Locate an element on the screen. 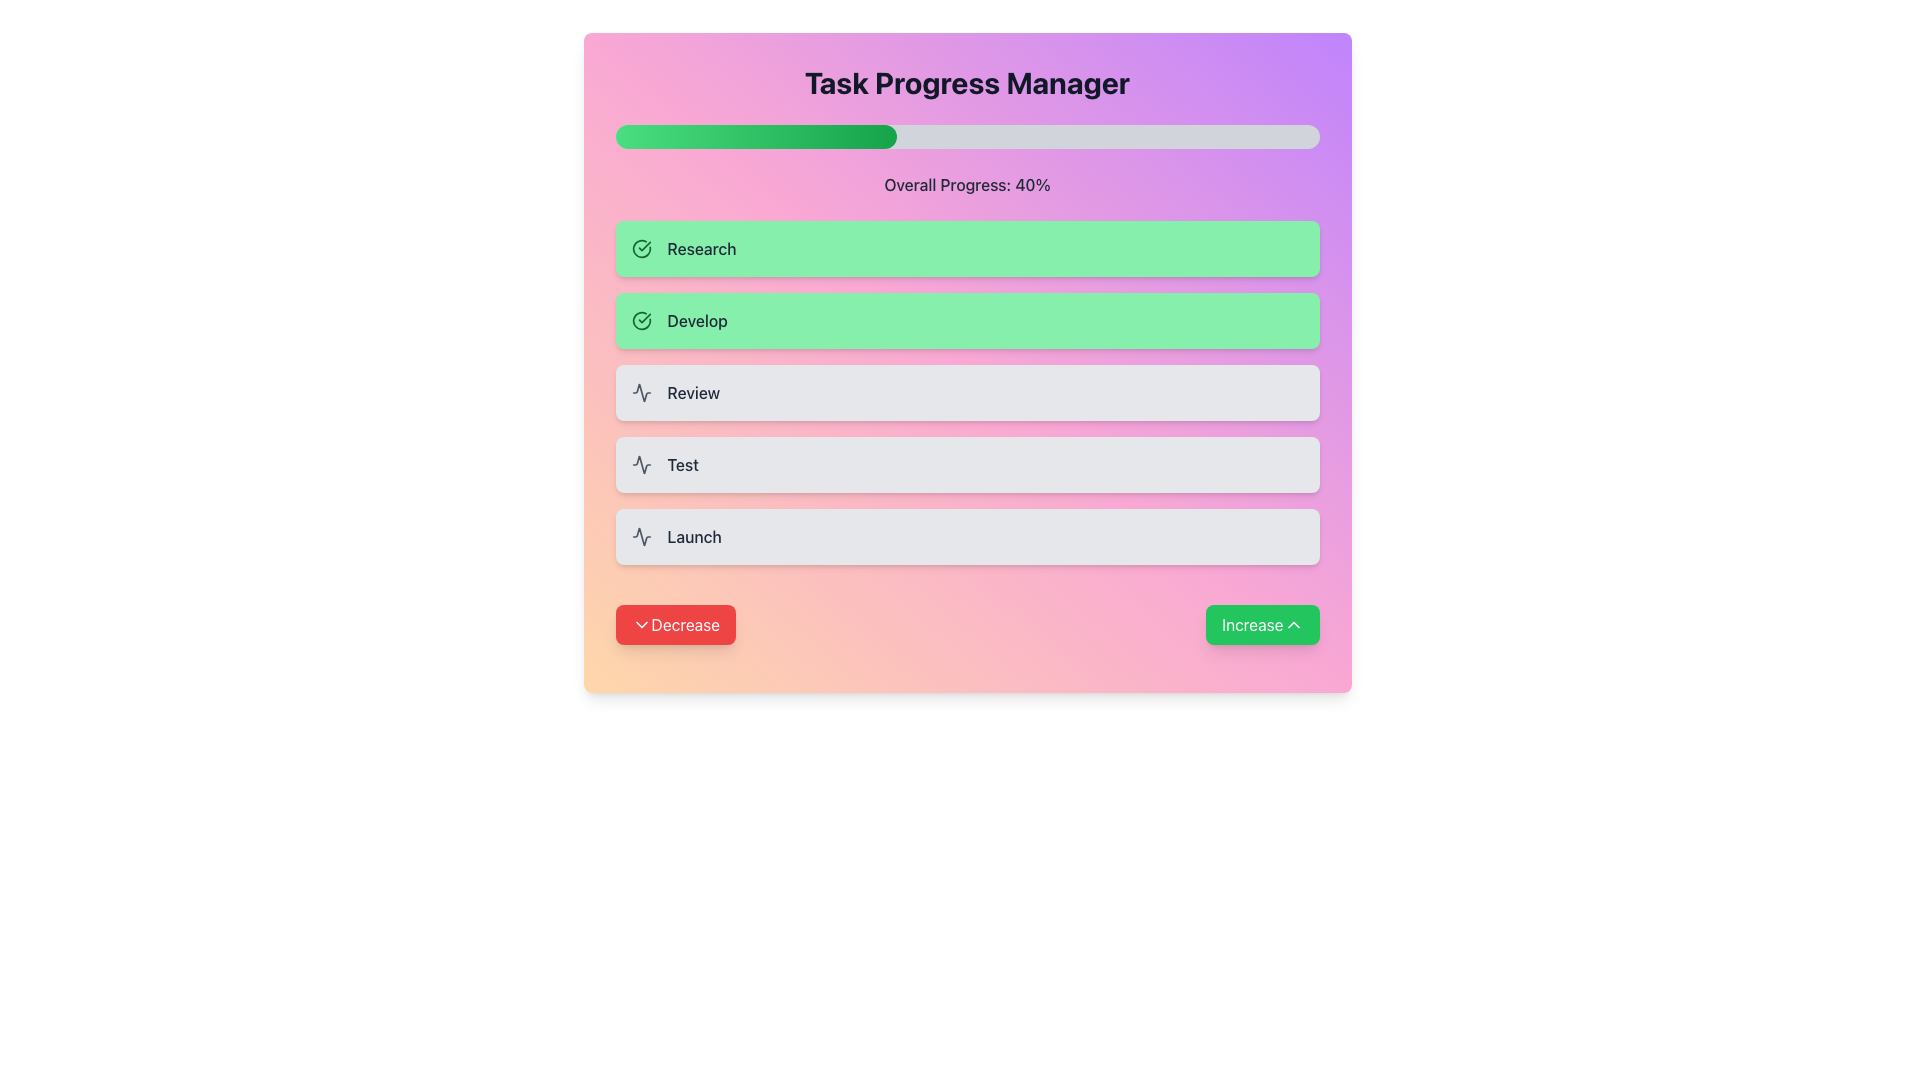 This screenshot has width=1920, height=1080. the 'Research' milestone indicator button at the top of the task progress manager interface to interact with it is located at coordinates (967, 248).